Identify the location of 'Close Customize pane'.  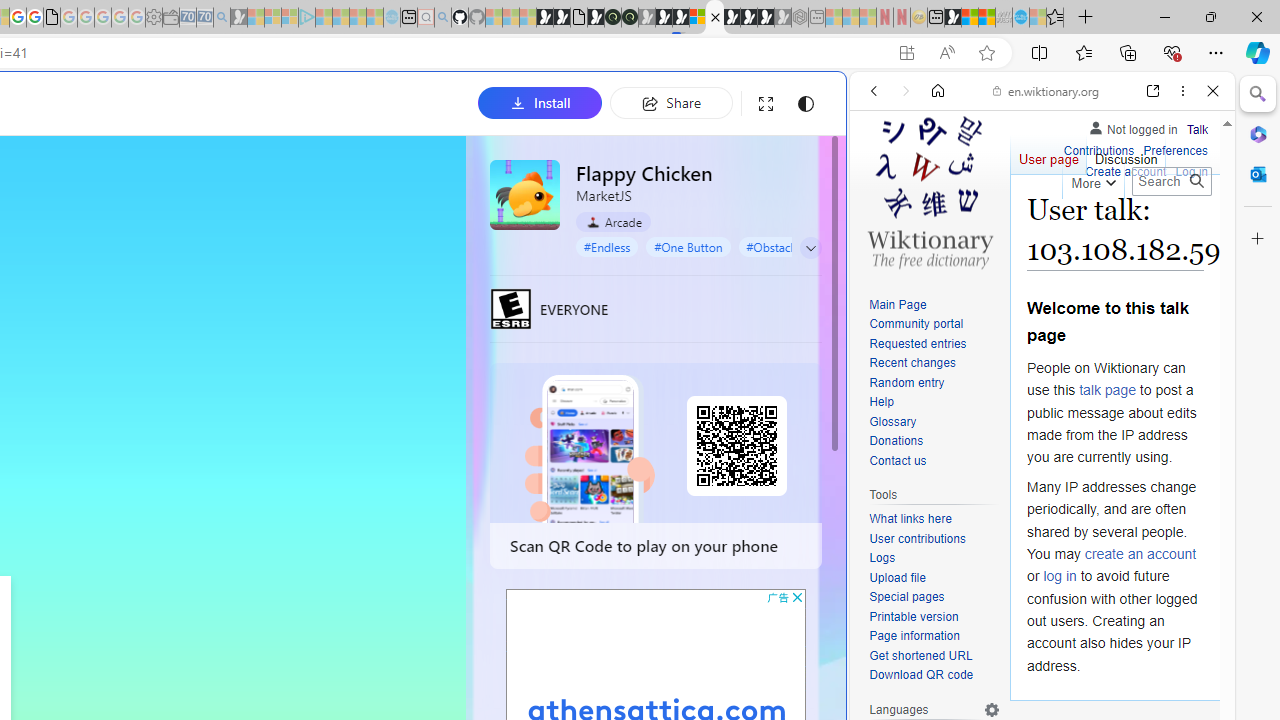
(1257, 238).